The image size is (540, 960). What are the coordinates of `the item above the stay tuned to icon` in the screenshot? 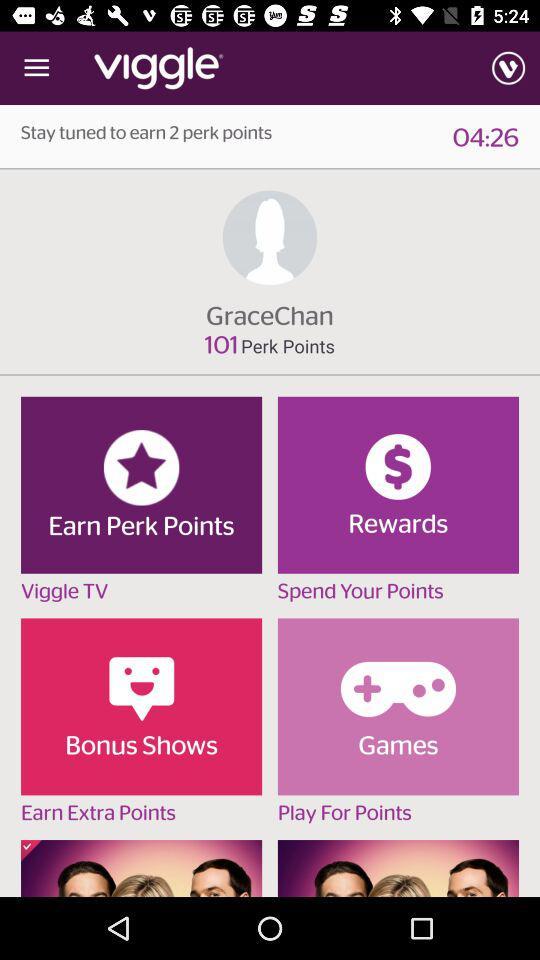 It's located at (36, 68).